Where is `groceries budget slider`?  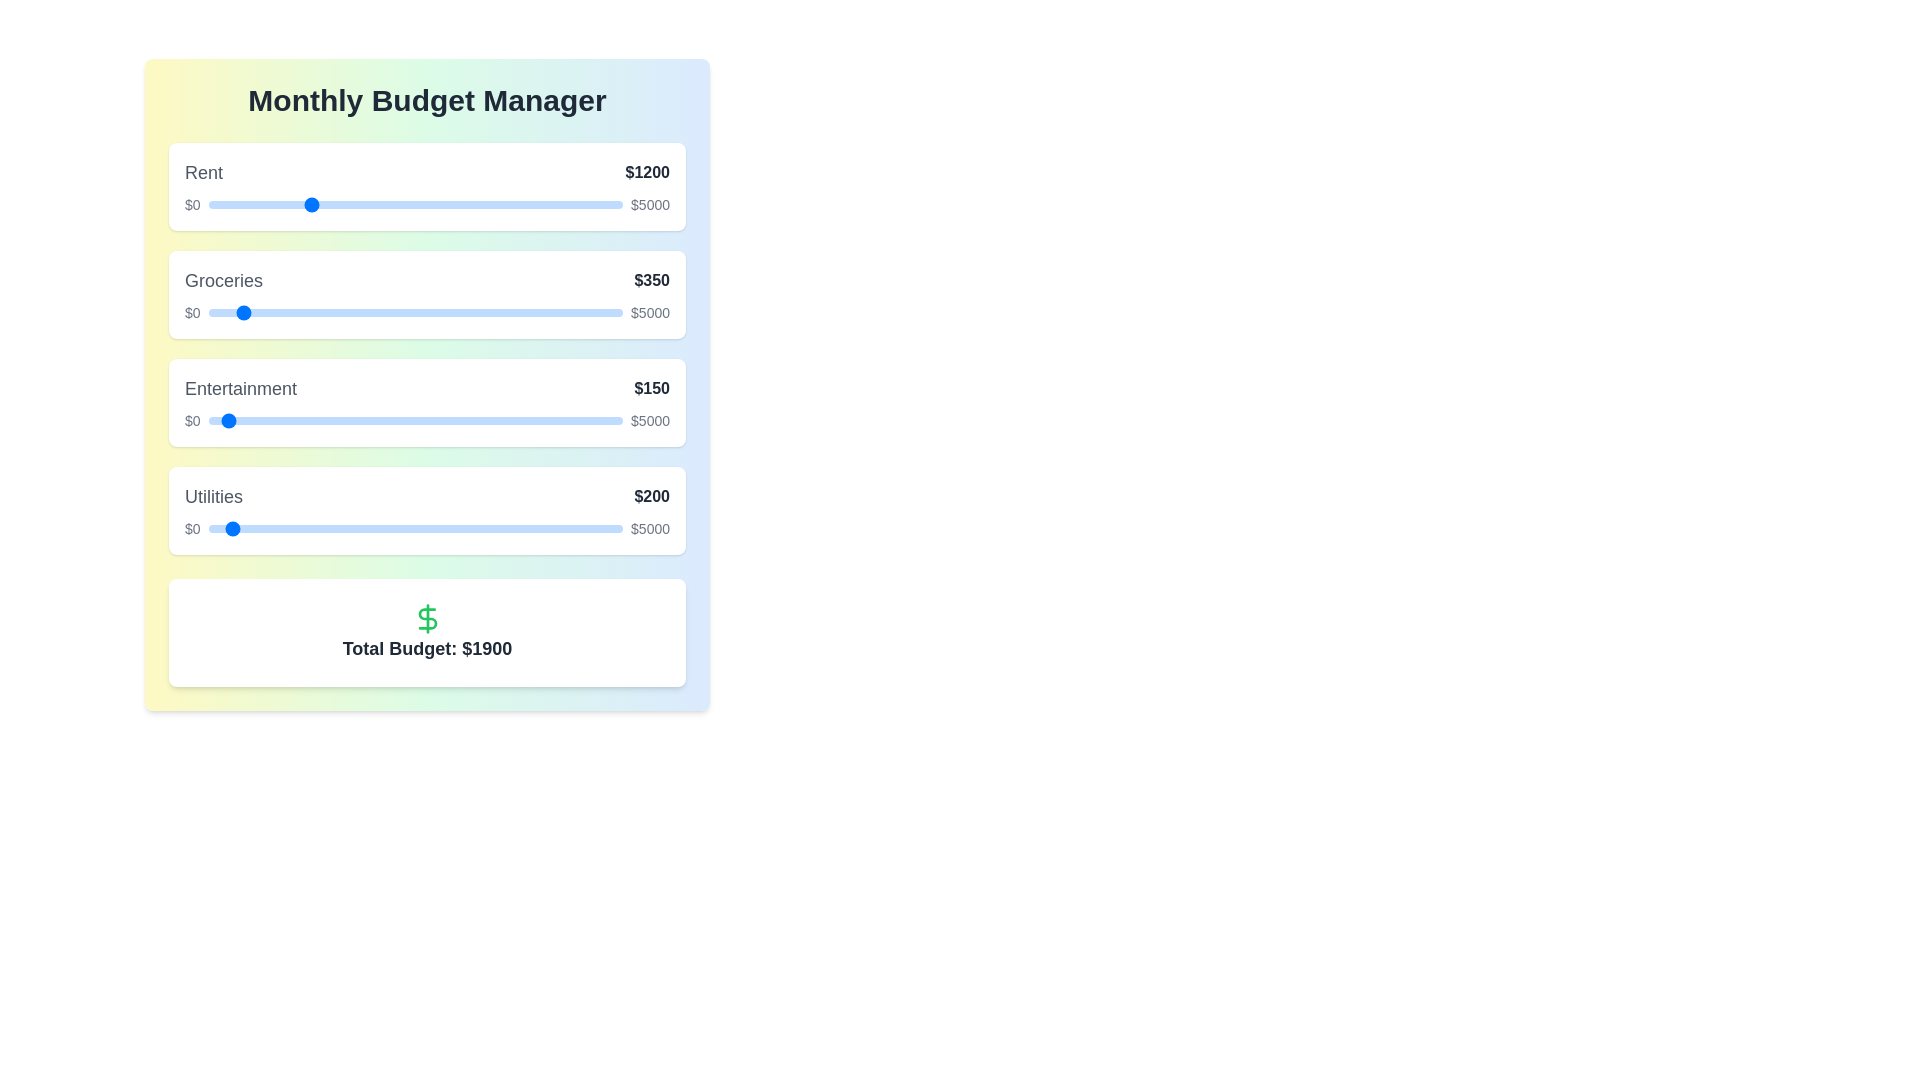
groceries budget slider is located at coordinates (459, 312).